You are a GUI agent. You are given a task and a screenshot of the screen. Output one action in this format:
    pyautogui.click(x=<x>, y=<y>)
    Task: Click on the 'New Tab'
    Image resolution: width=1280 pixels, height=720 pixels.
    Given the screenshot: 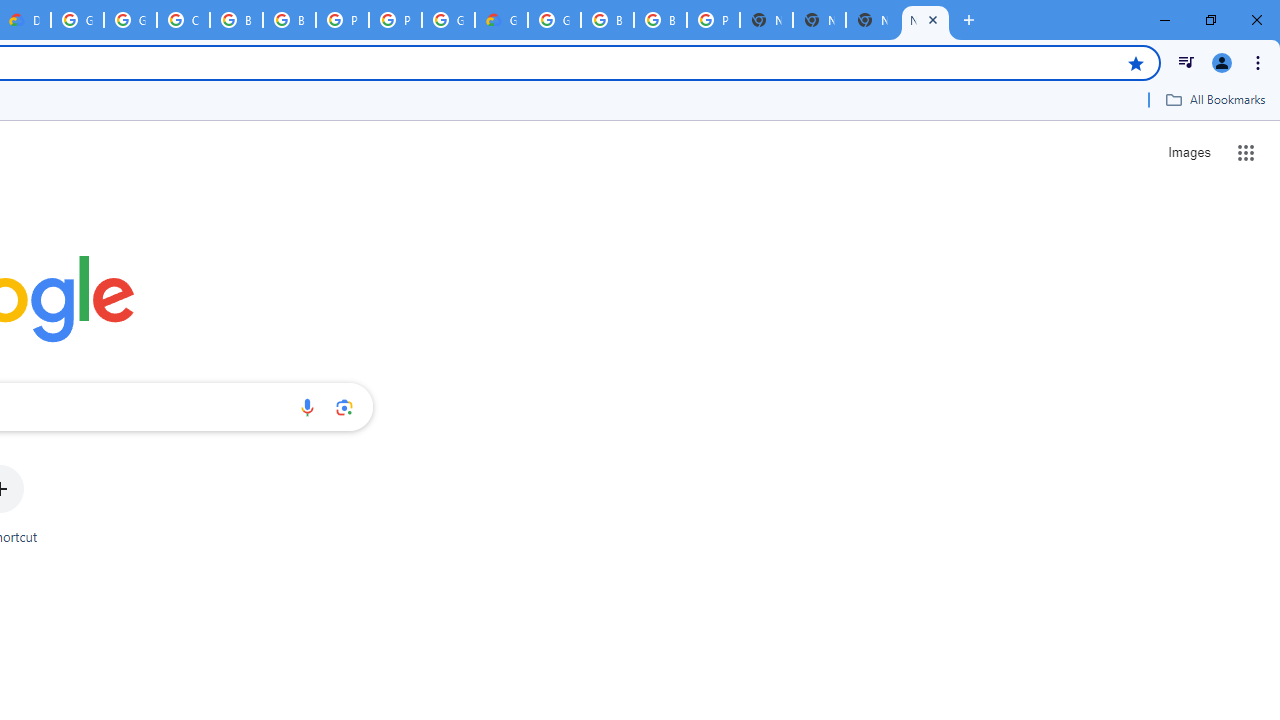 What is the action you would take?
    pyautogui.click(x=872, y=20)
    